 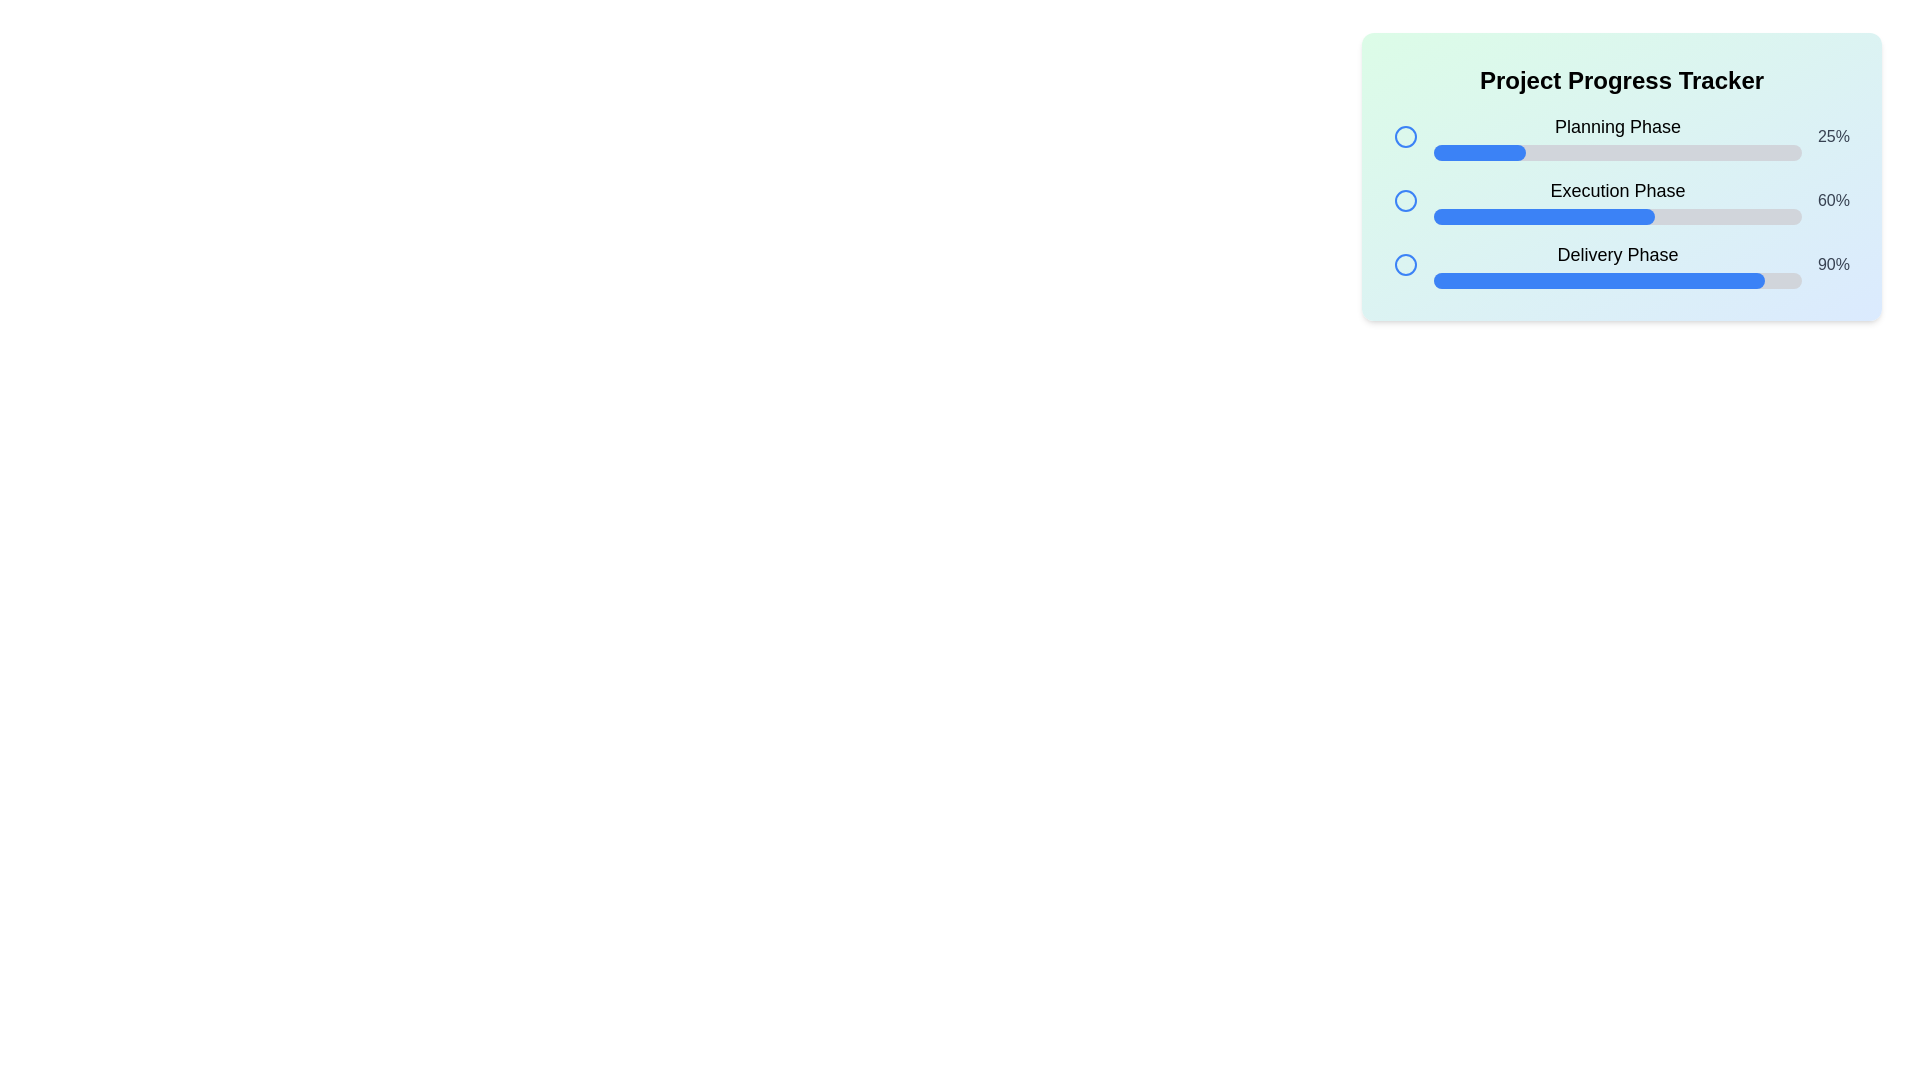 I want to click on the first circular icon in the 'Project Progress Tracker' panel that indicates the 'Planning Phase' step, so click(x=1405, y=136).